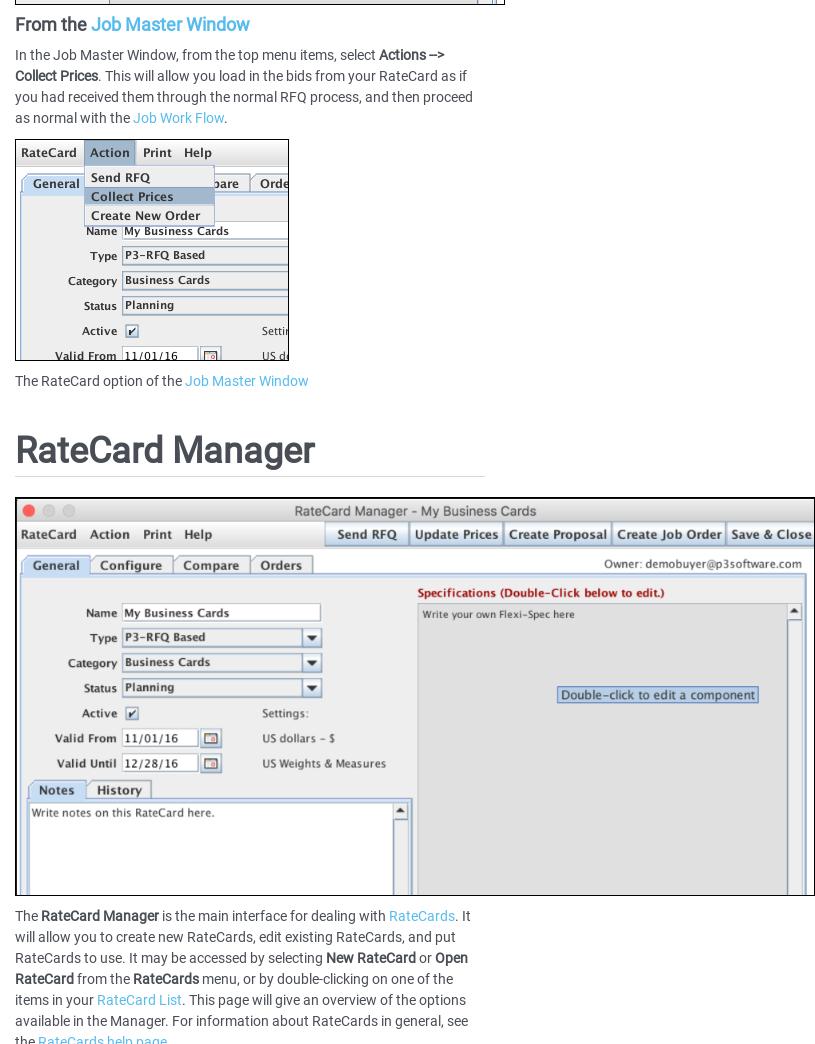  I want to click on 'From the', so click(51, 23).